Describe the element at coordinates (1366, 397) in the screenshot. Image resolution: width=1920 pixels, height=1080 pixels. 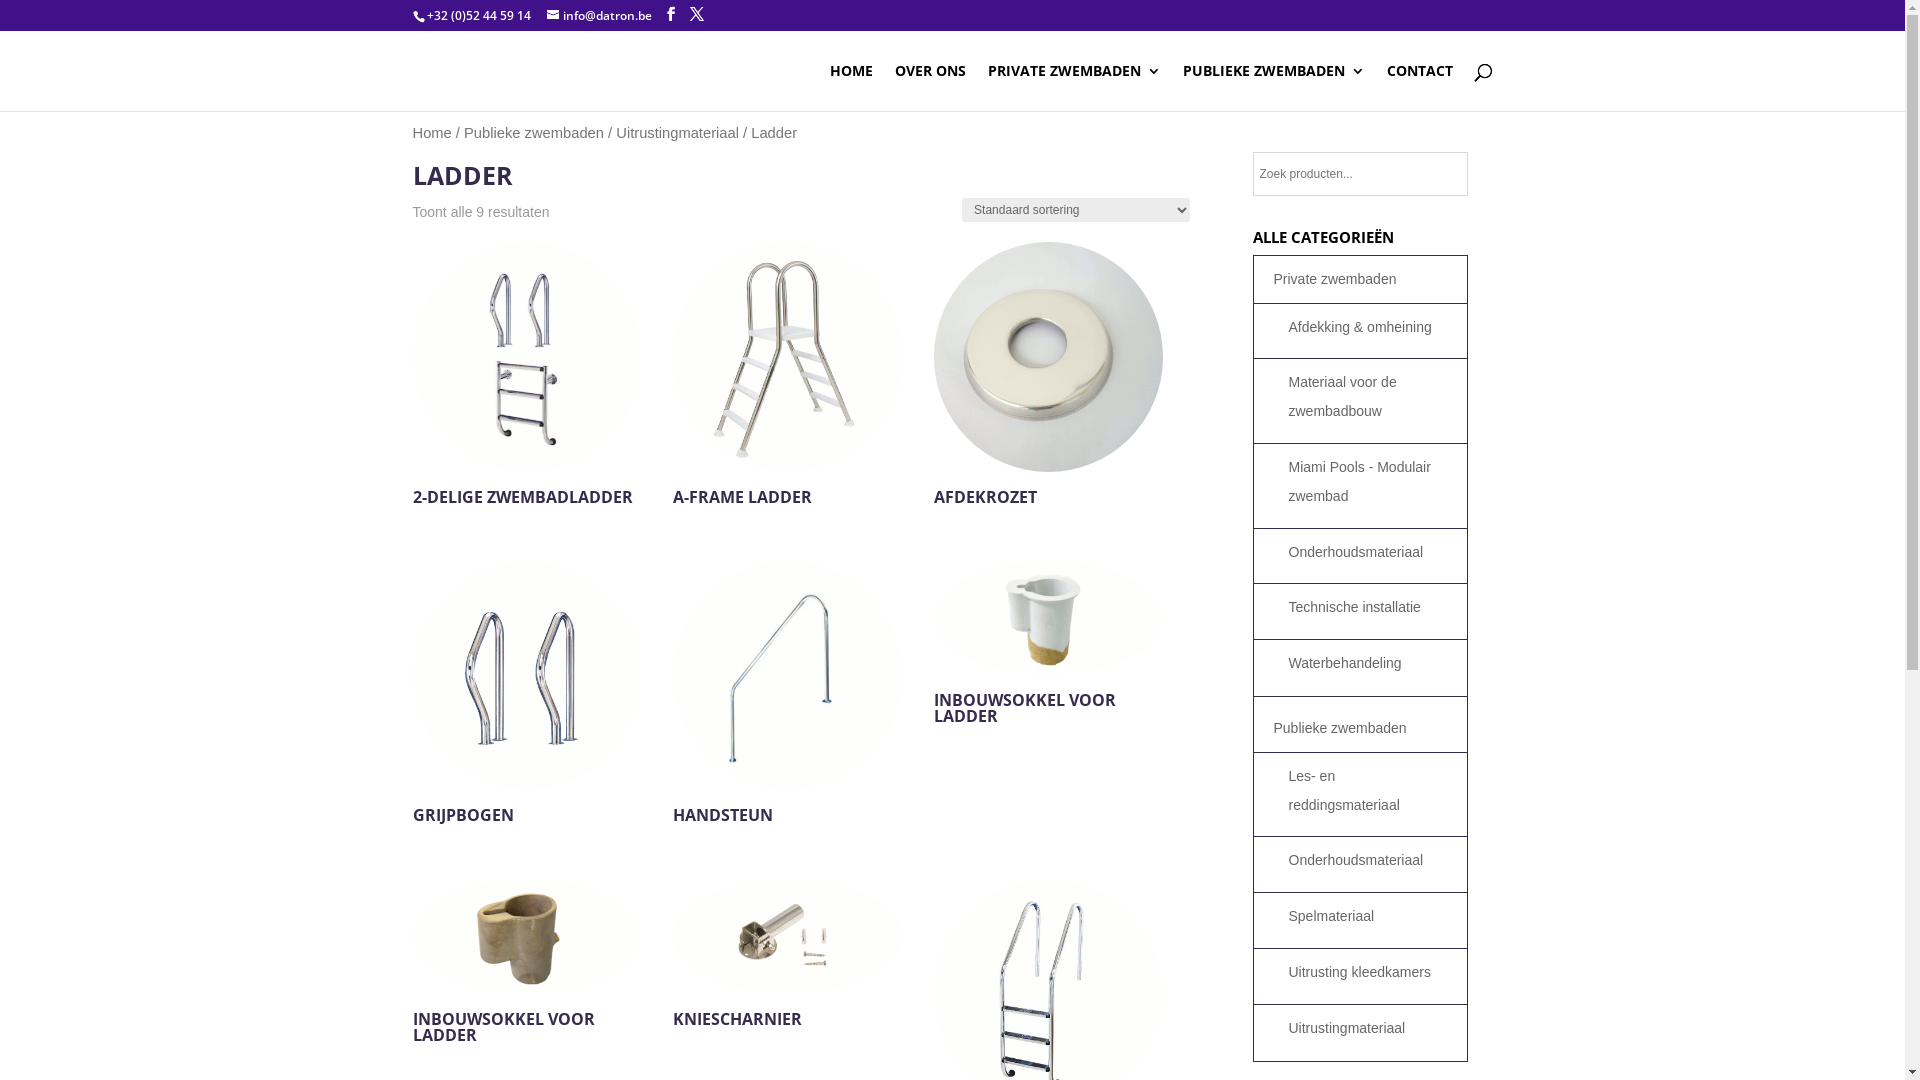
I see `'Materiaal voor de zwembadbouw'` at that location.